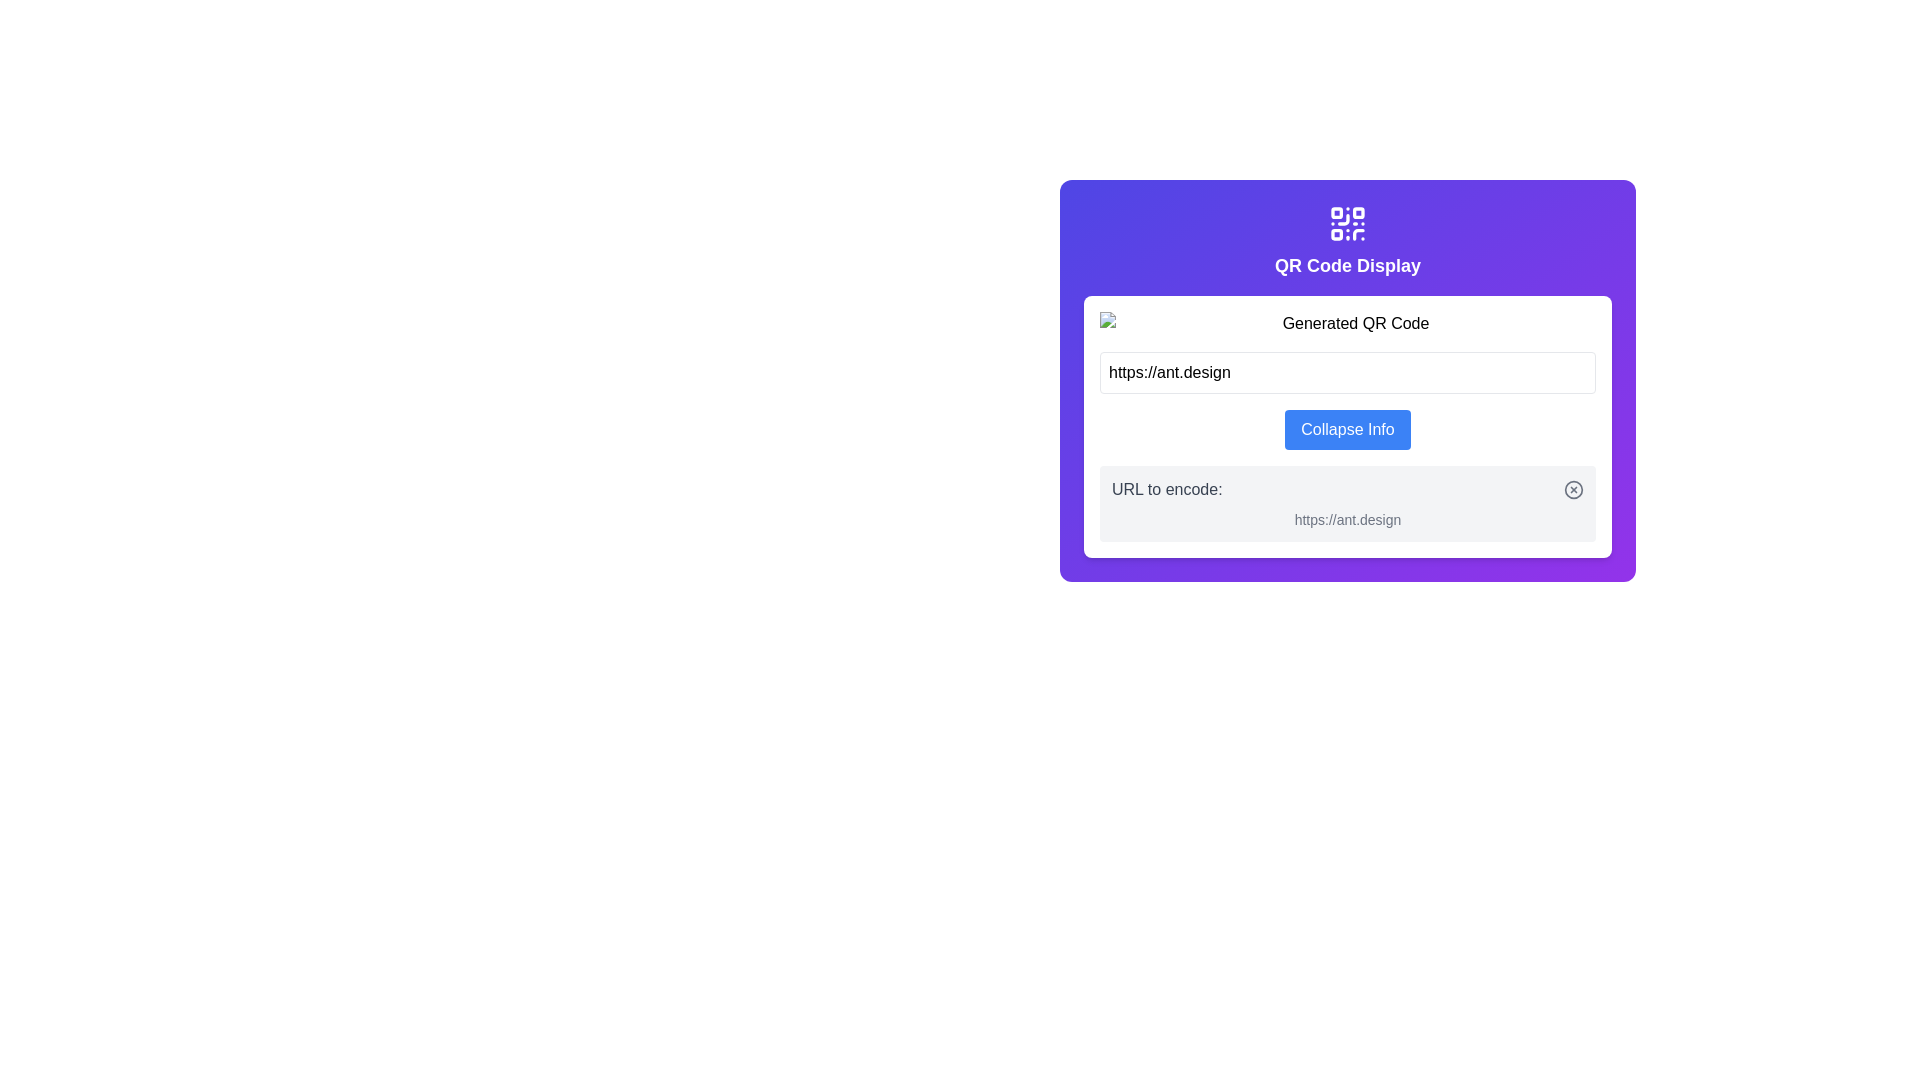  Describe the element at coordinates (1348, 265) in the screenshot. I see `the text label that indicates the functionality of the card related` at that location.